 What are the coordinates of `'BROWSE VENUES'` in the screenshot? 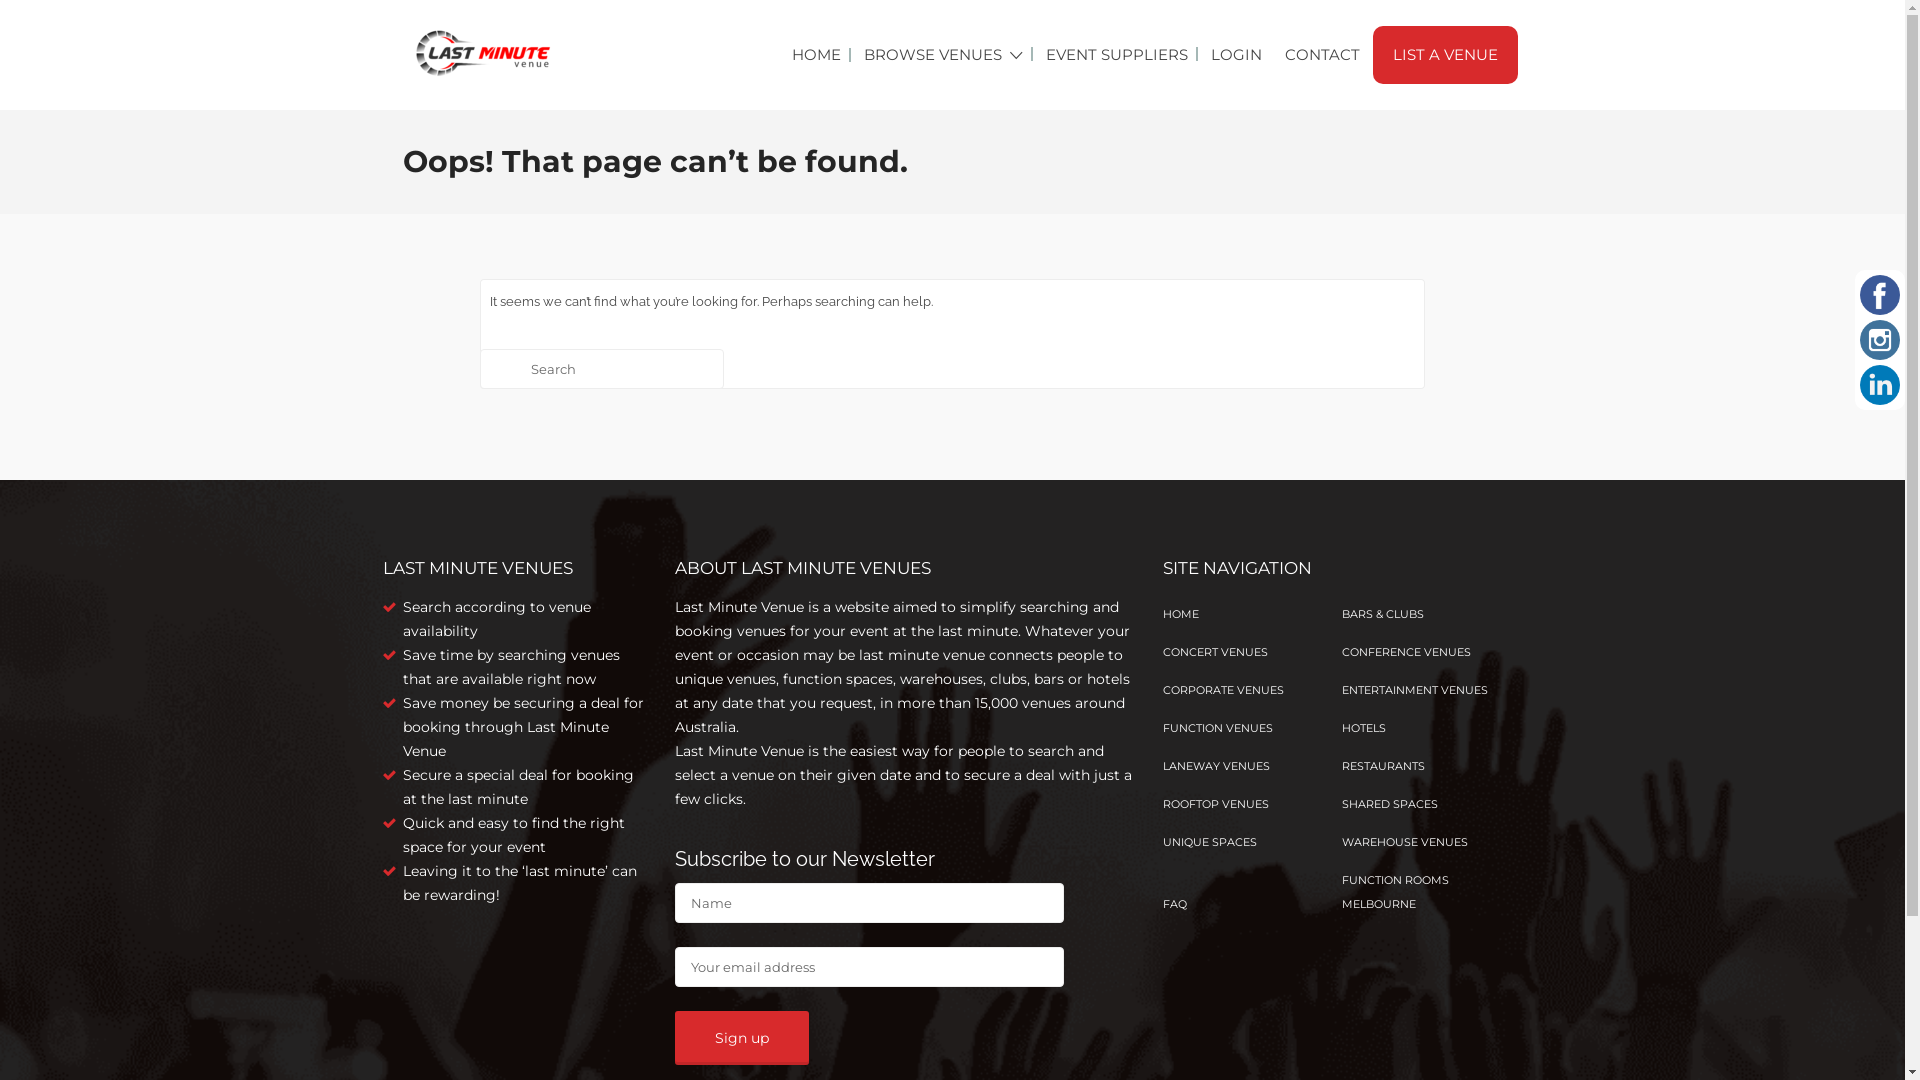 It's located at (931, 53).